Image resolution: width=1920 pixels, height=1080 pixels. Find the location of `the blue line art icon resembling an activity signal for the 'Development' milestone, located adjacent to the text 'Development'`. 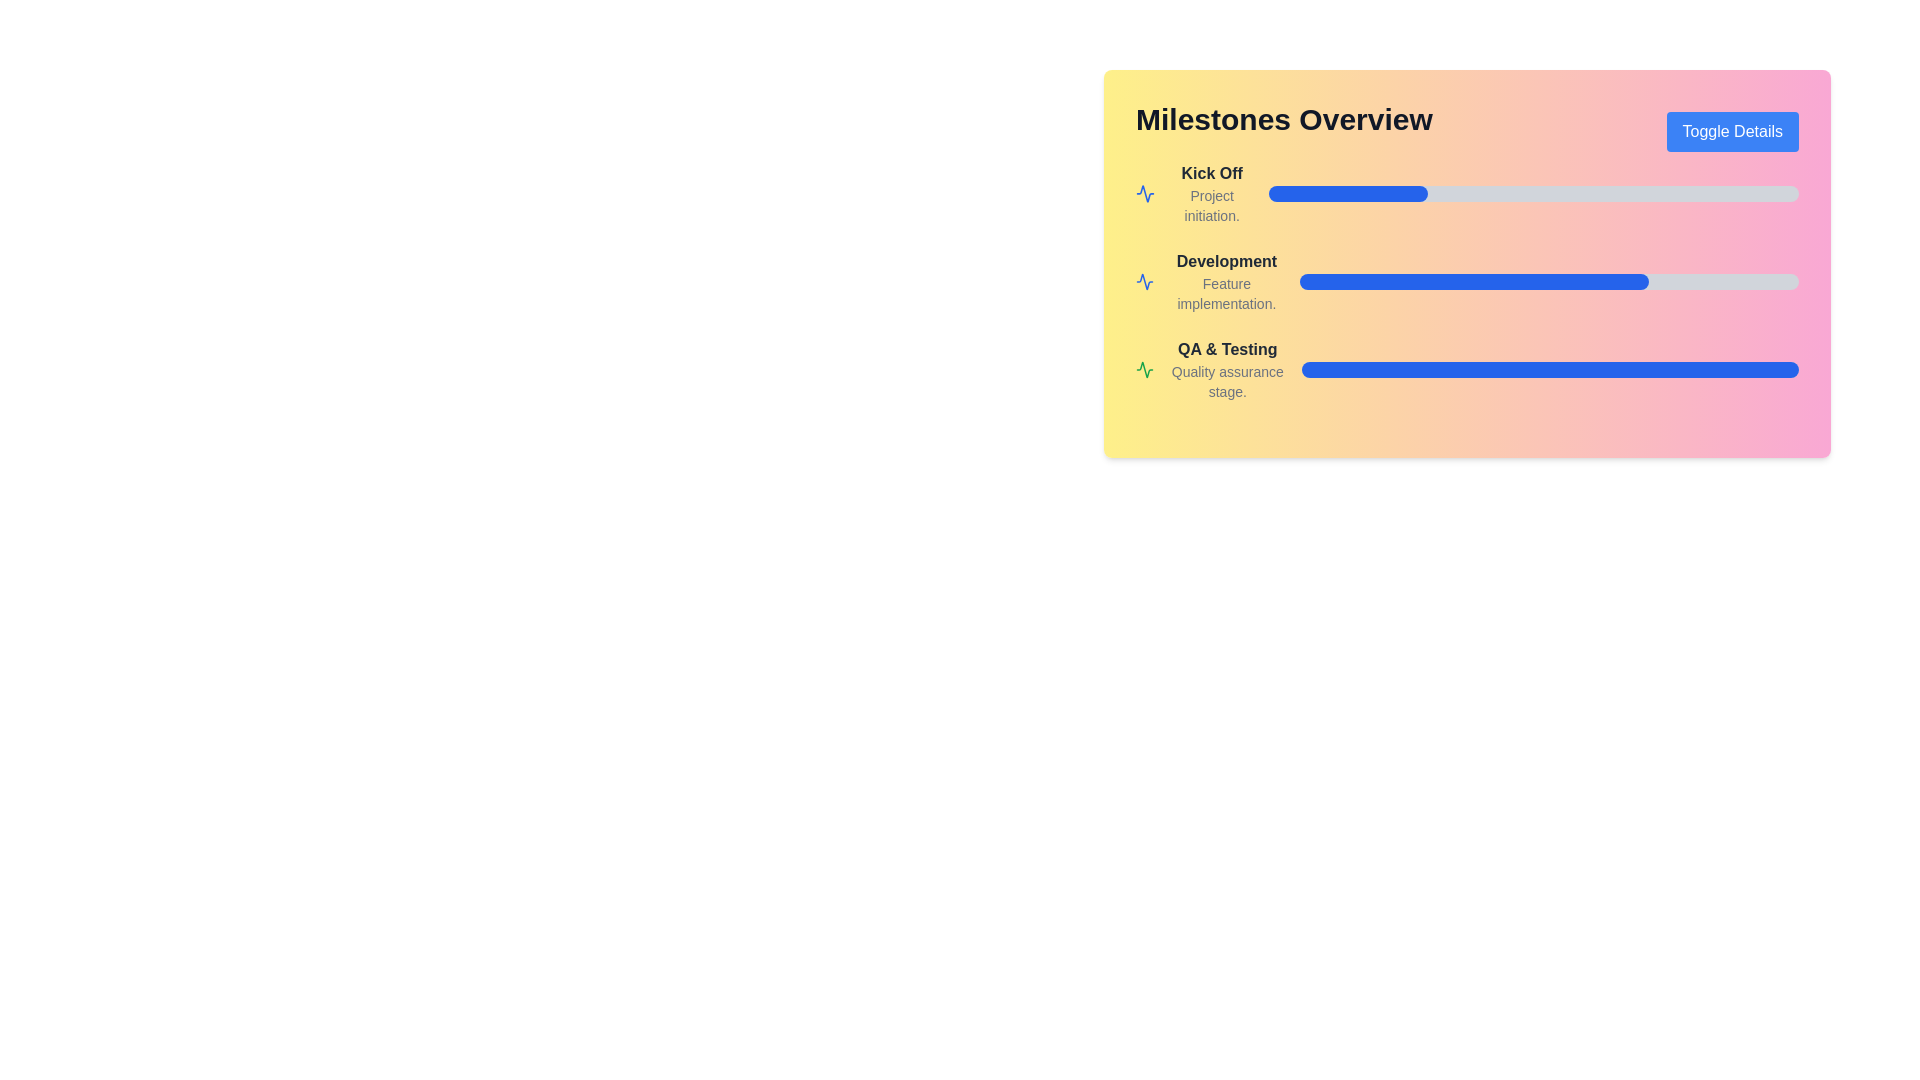

the blue line art icon resembling an activity signal for the 'Development' milestone, located adjacent to the text 'Development' is located at coordinates (1145, 281).